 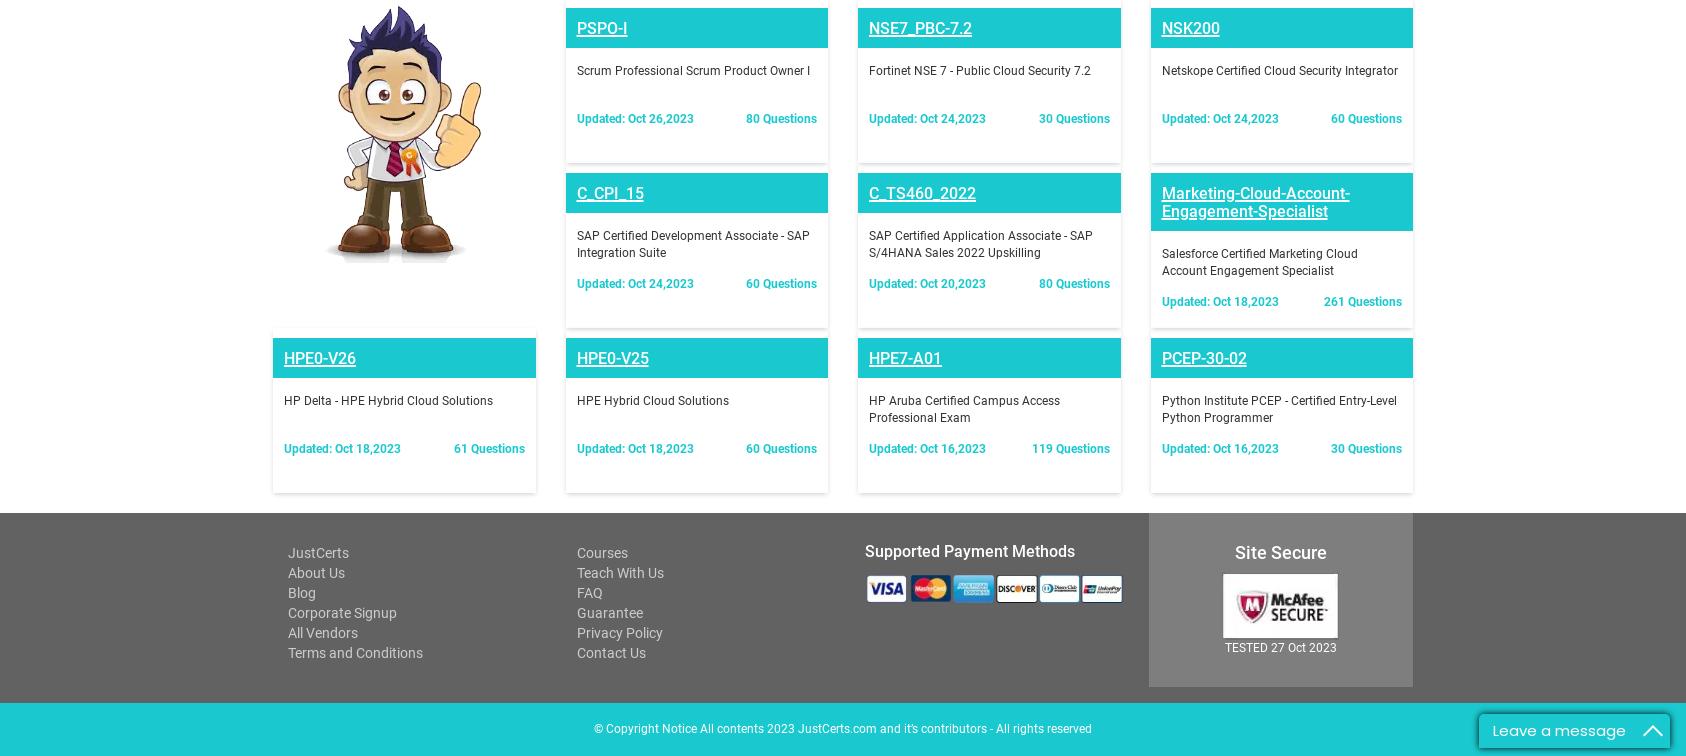 What do you see at coordinates (611, 98) in the screenshot?
I see `'HPE0-V25'` at bounding box center [611, 98].